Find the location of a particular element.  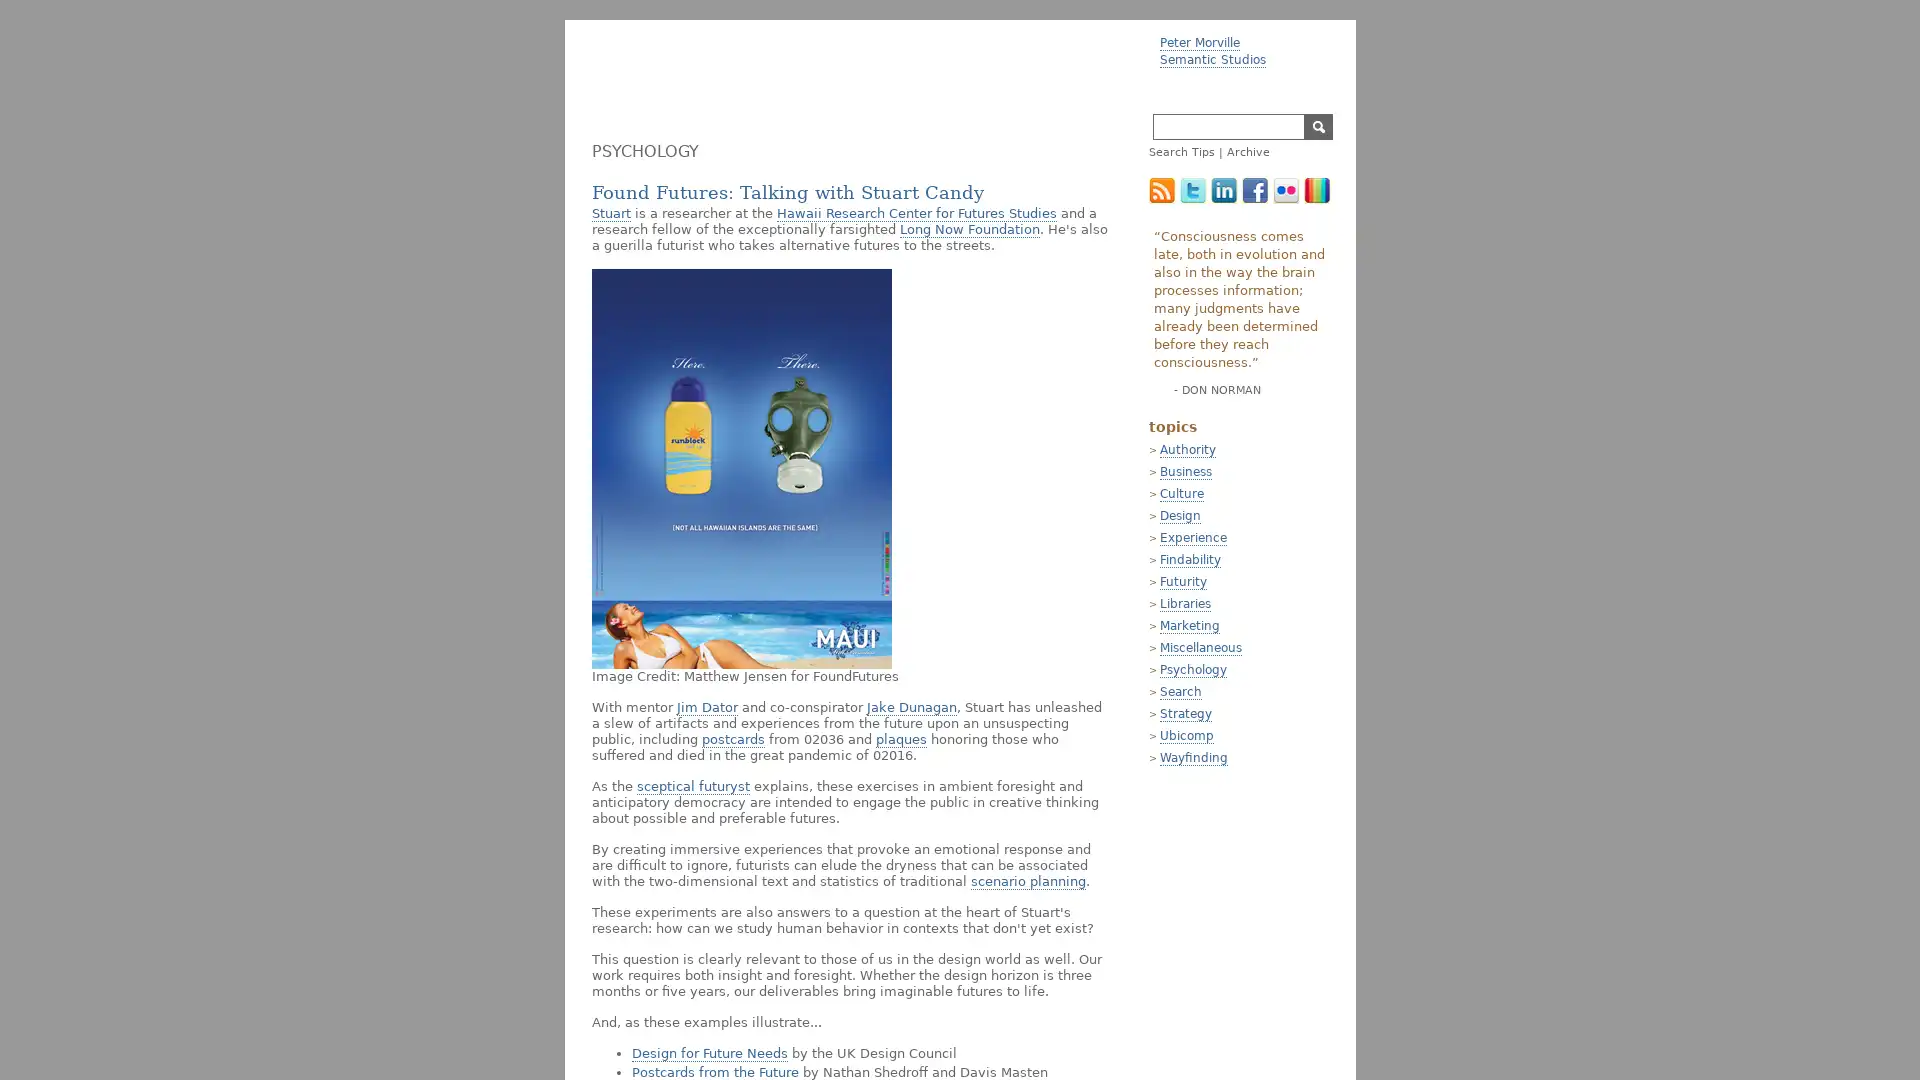

SUBMIT is located at coordinates (1318, 127).